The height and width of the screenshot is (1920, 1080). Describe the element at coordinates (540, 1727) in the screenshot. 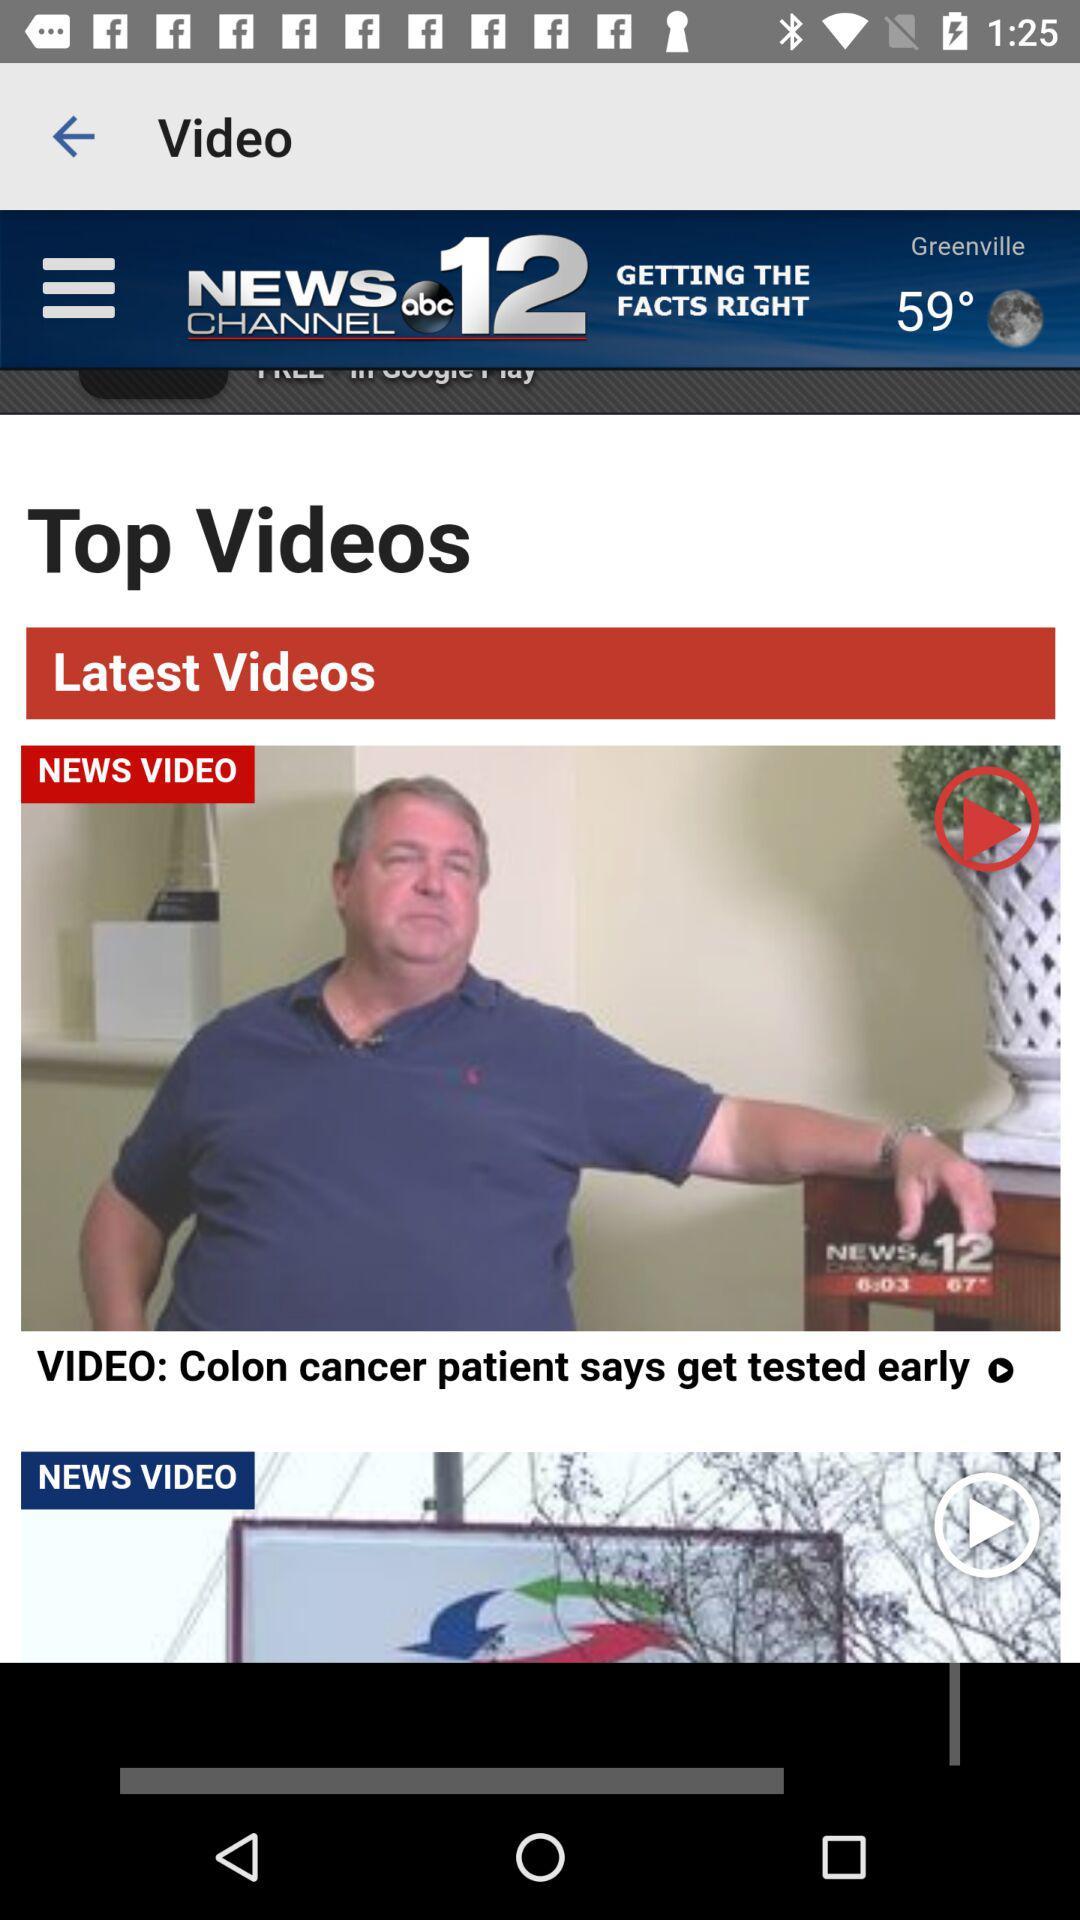

I see `advertisement` at that location.